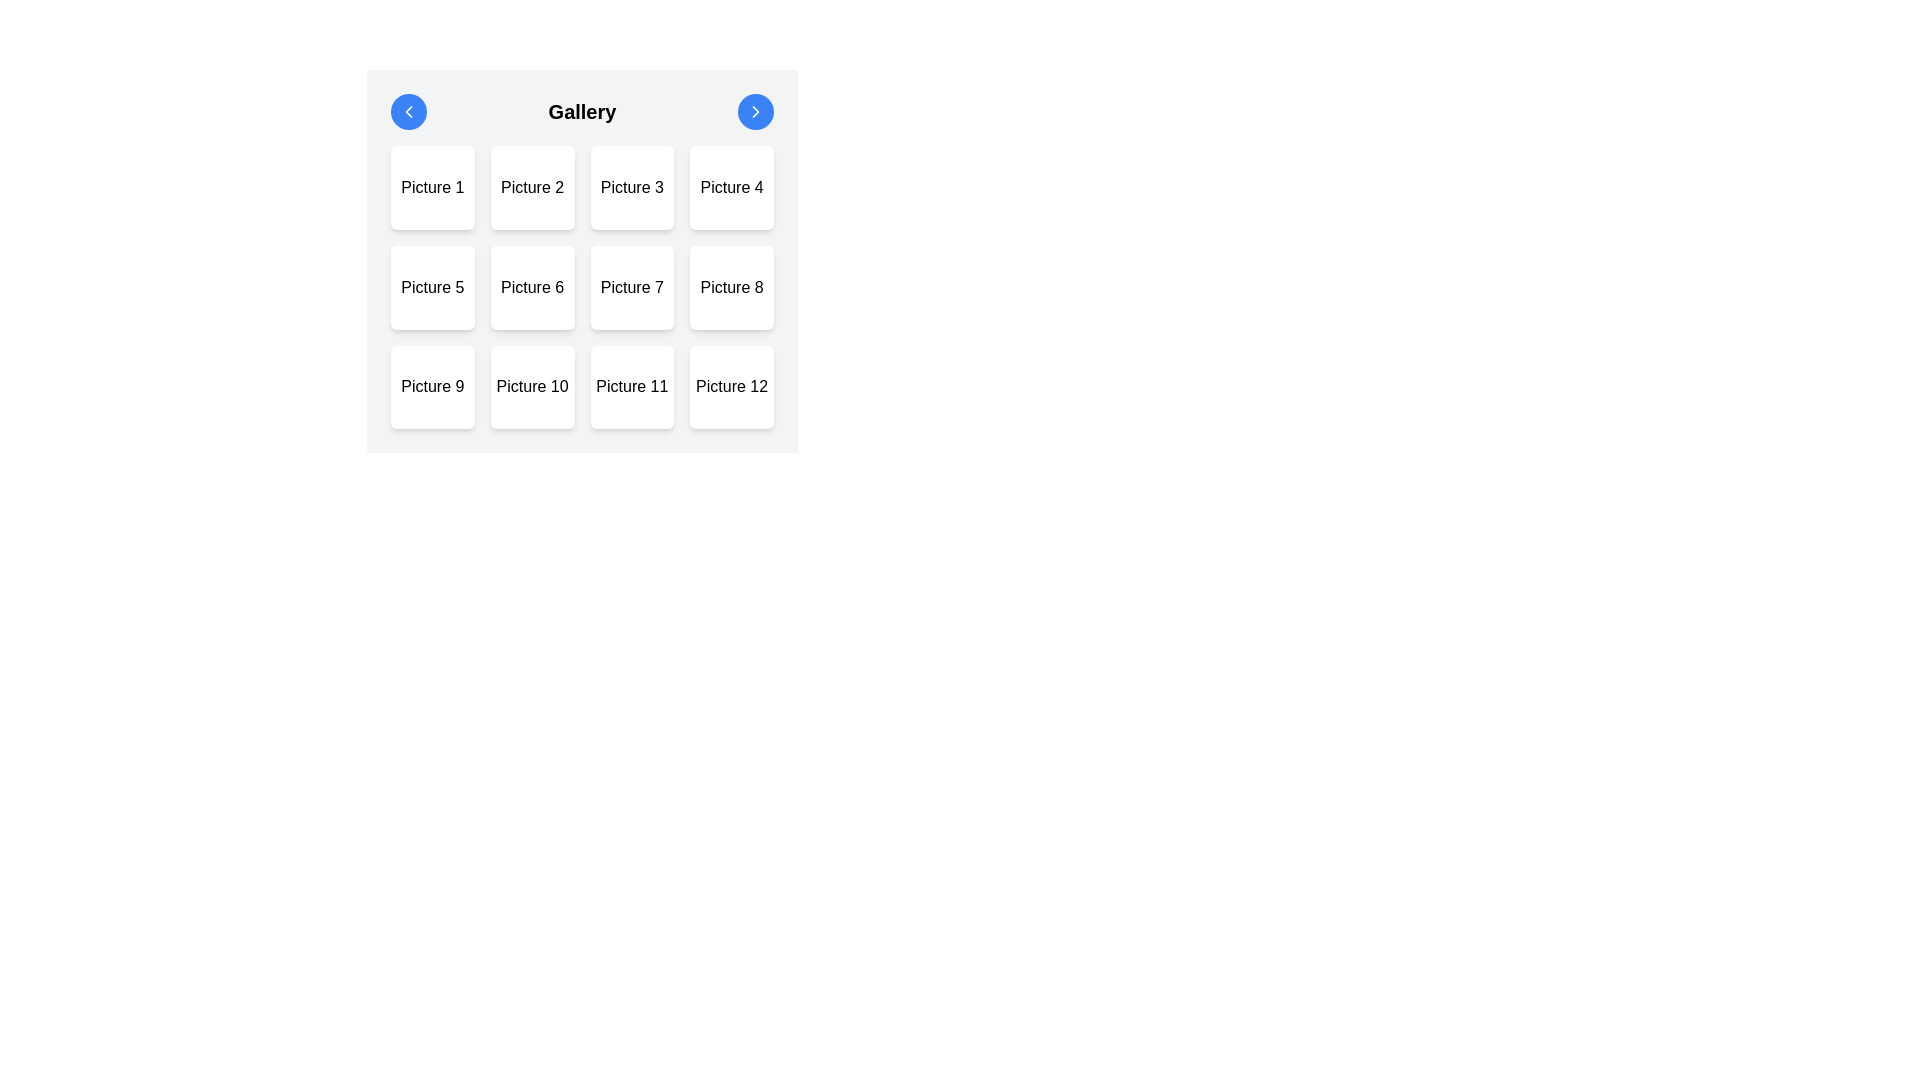 This screenshot has width=1920, height=1080. Describe the element at coordinates (532, 187) in the screenshot. I see `the button labeled 'Picture 2' in the grid` at that location.